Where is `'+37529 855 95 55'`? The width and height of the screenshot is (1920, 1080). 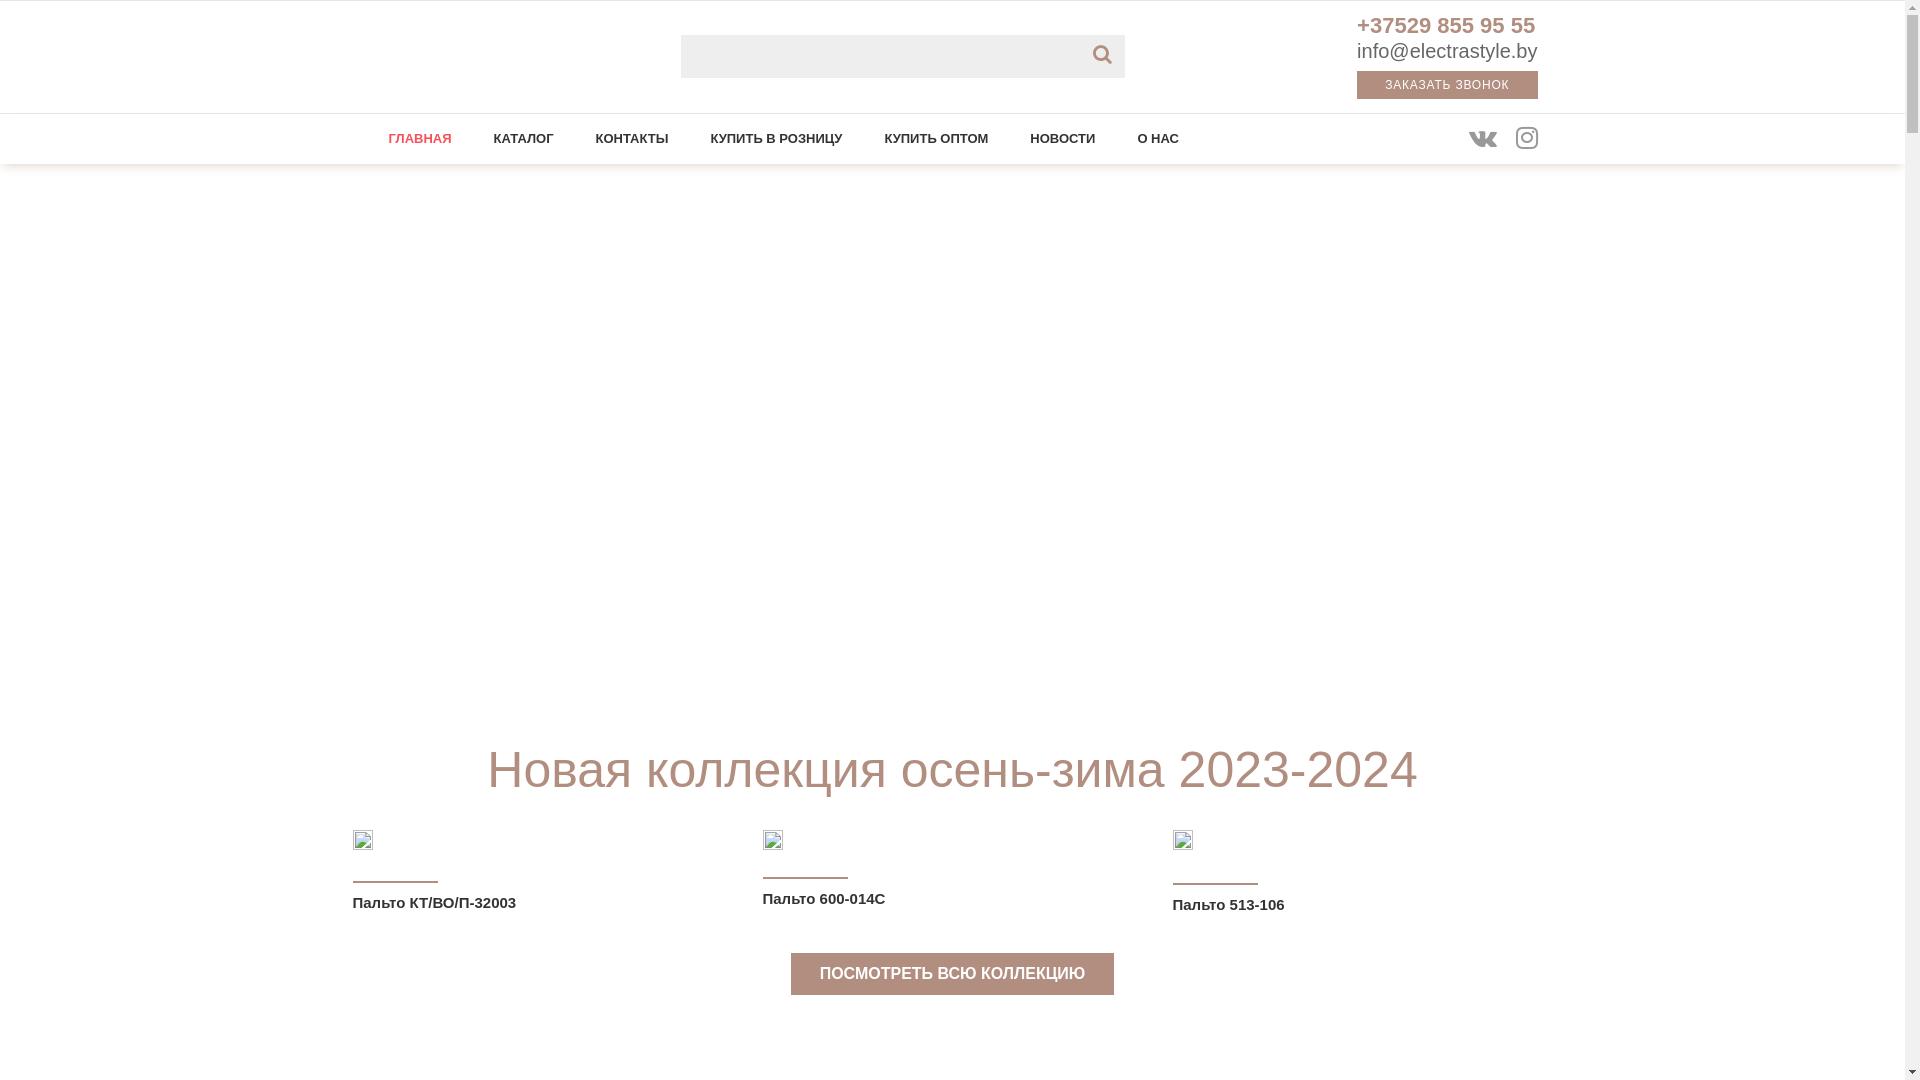
'+37529 855 95 55' is located at coordinates (1445, 28).